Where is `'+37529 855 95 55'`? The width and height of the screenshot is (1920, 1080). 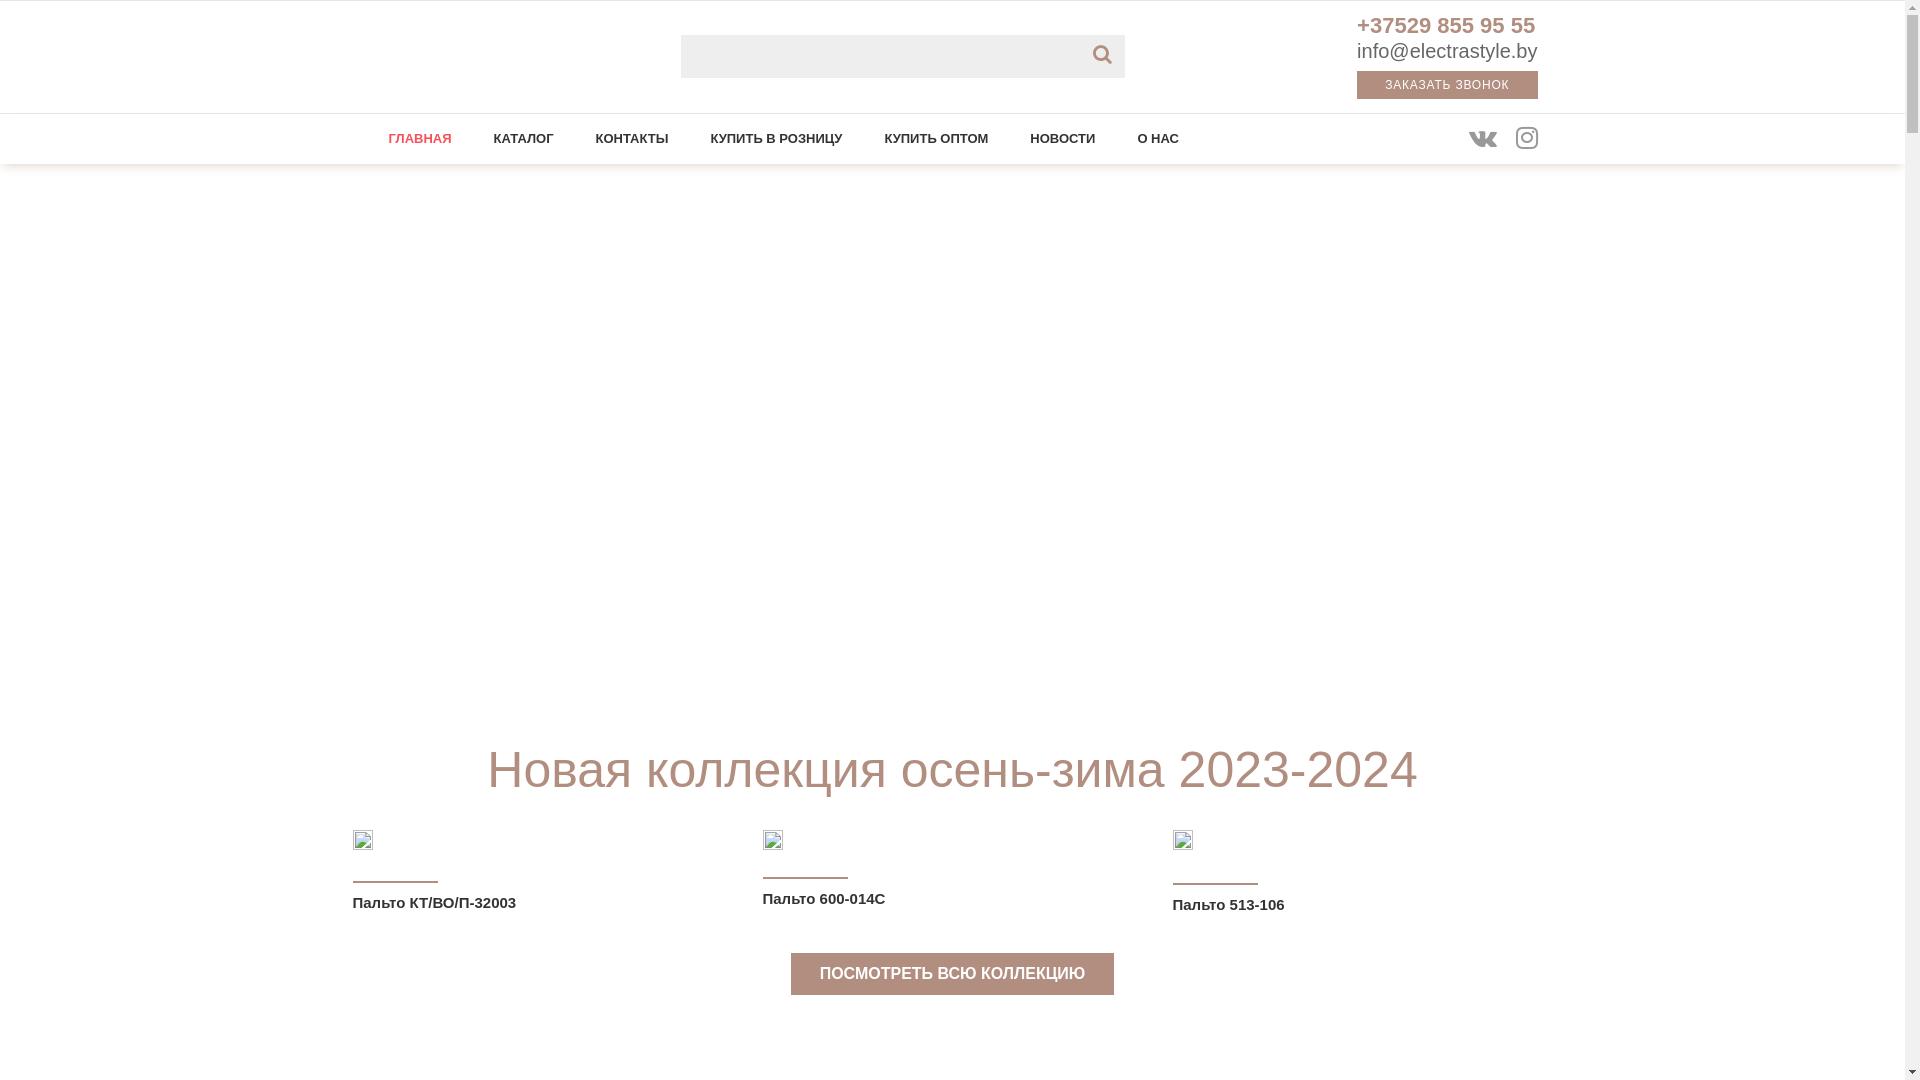
'+37529 855 95 55' is located at coordinates (1445, 28).